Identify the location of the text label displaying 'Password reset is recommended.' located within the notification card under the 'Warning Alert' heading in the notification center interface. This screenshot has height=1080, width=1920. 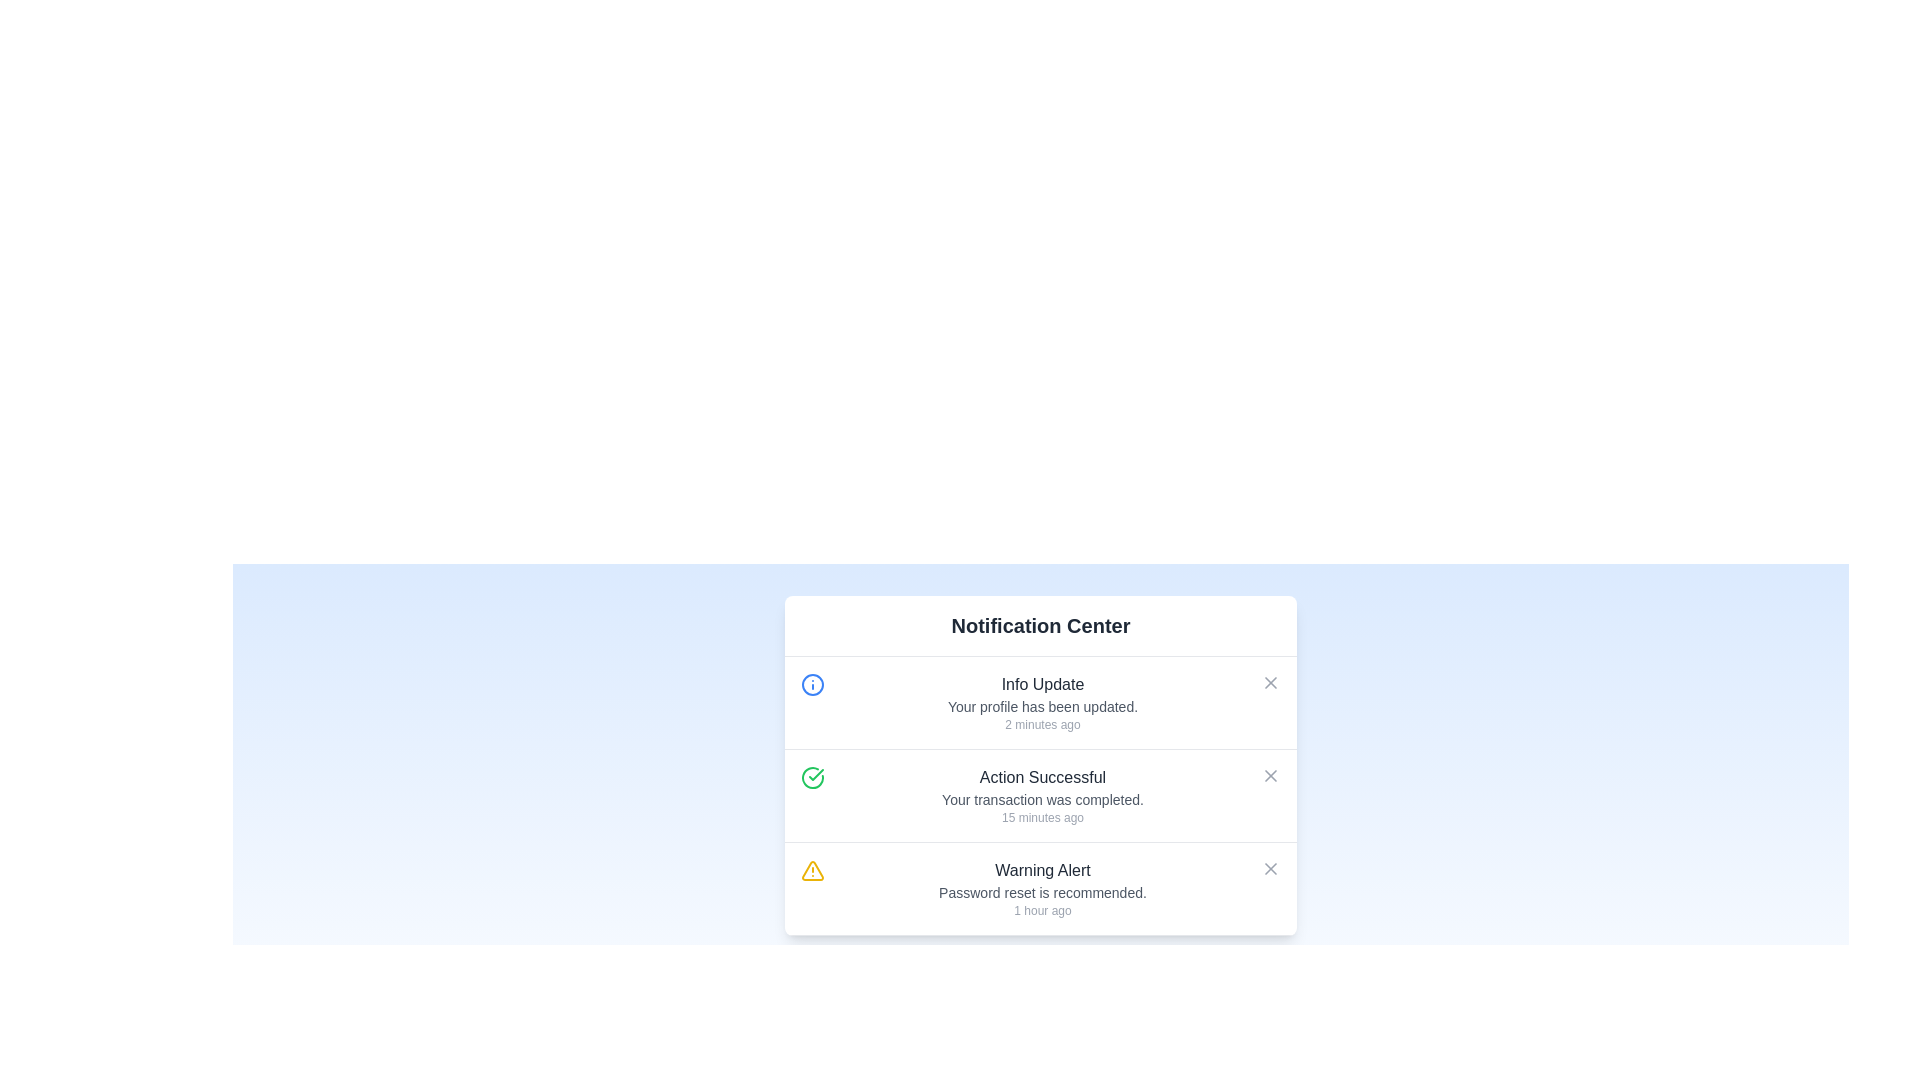
(1041, 892).